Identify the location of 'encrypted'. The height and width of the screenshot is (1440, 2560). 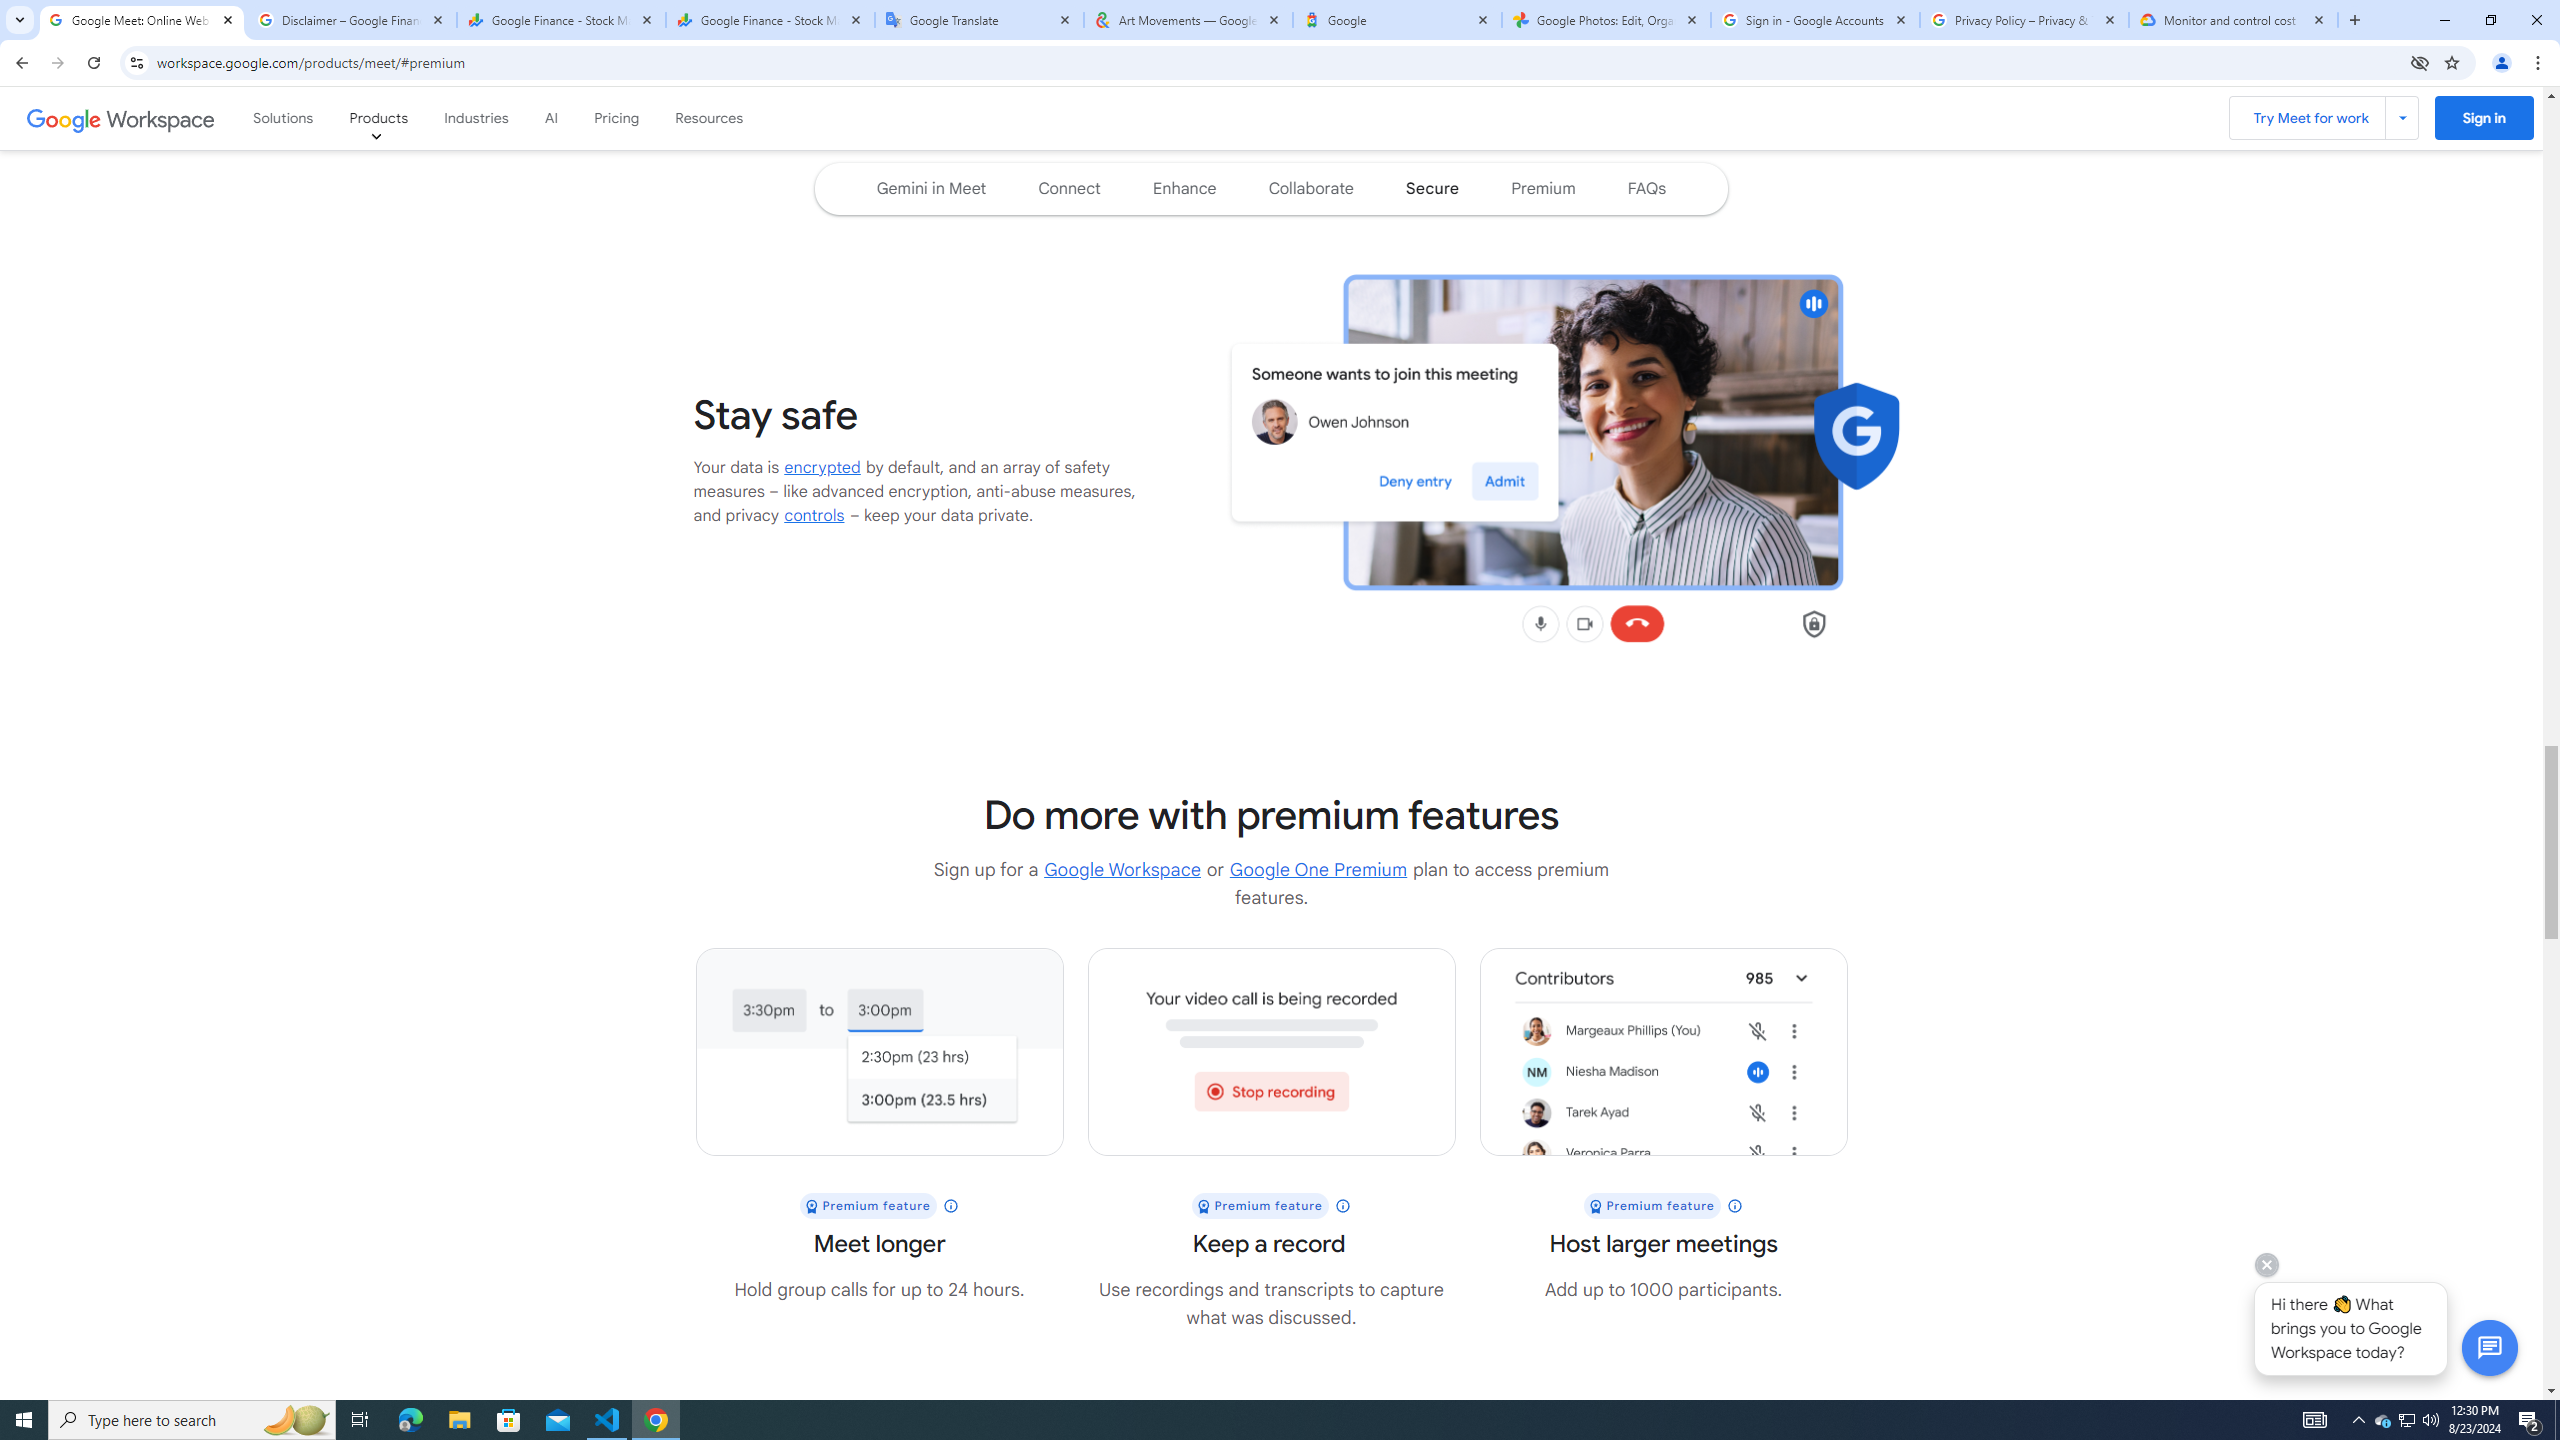
(823, 467).